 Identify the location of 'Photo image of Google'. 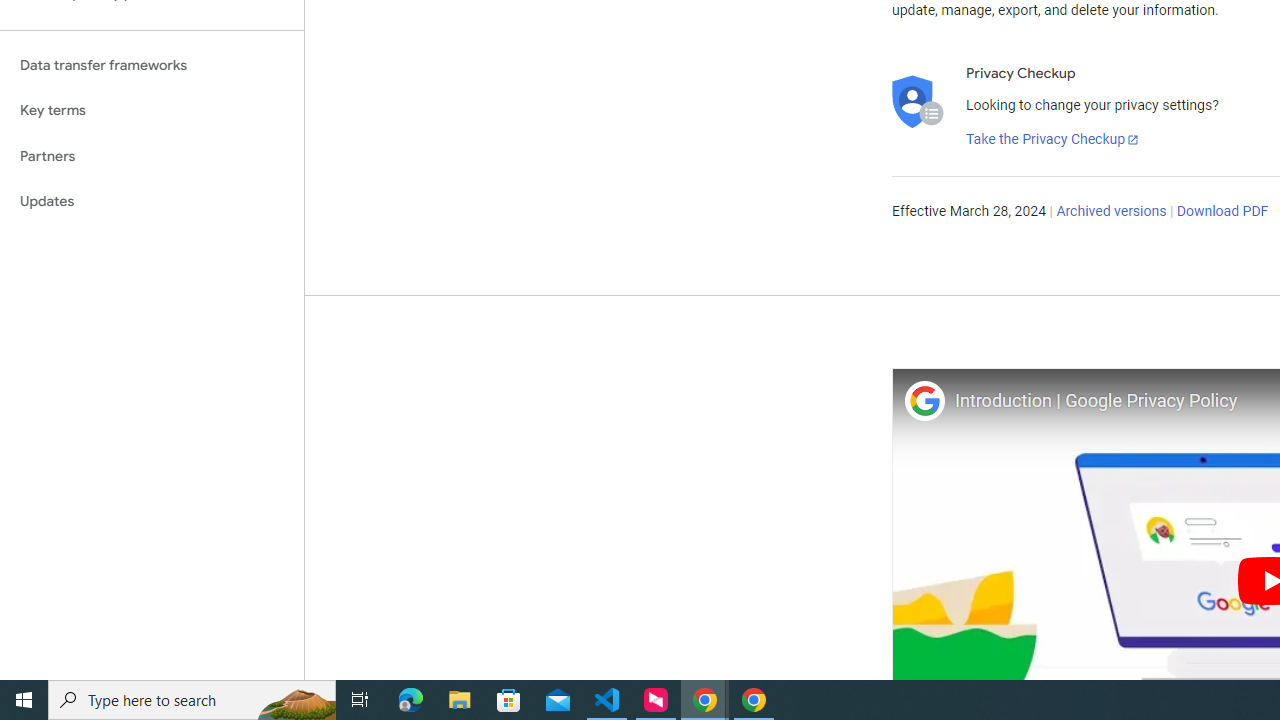
(923, 400).